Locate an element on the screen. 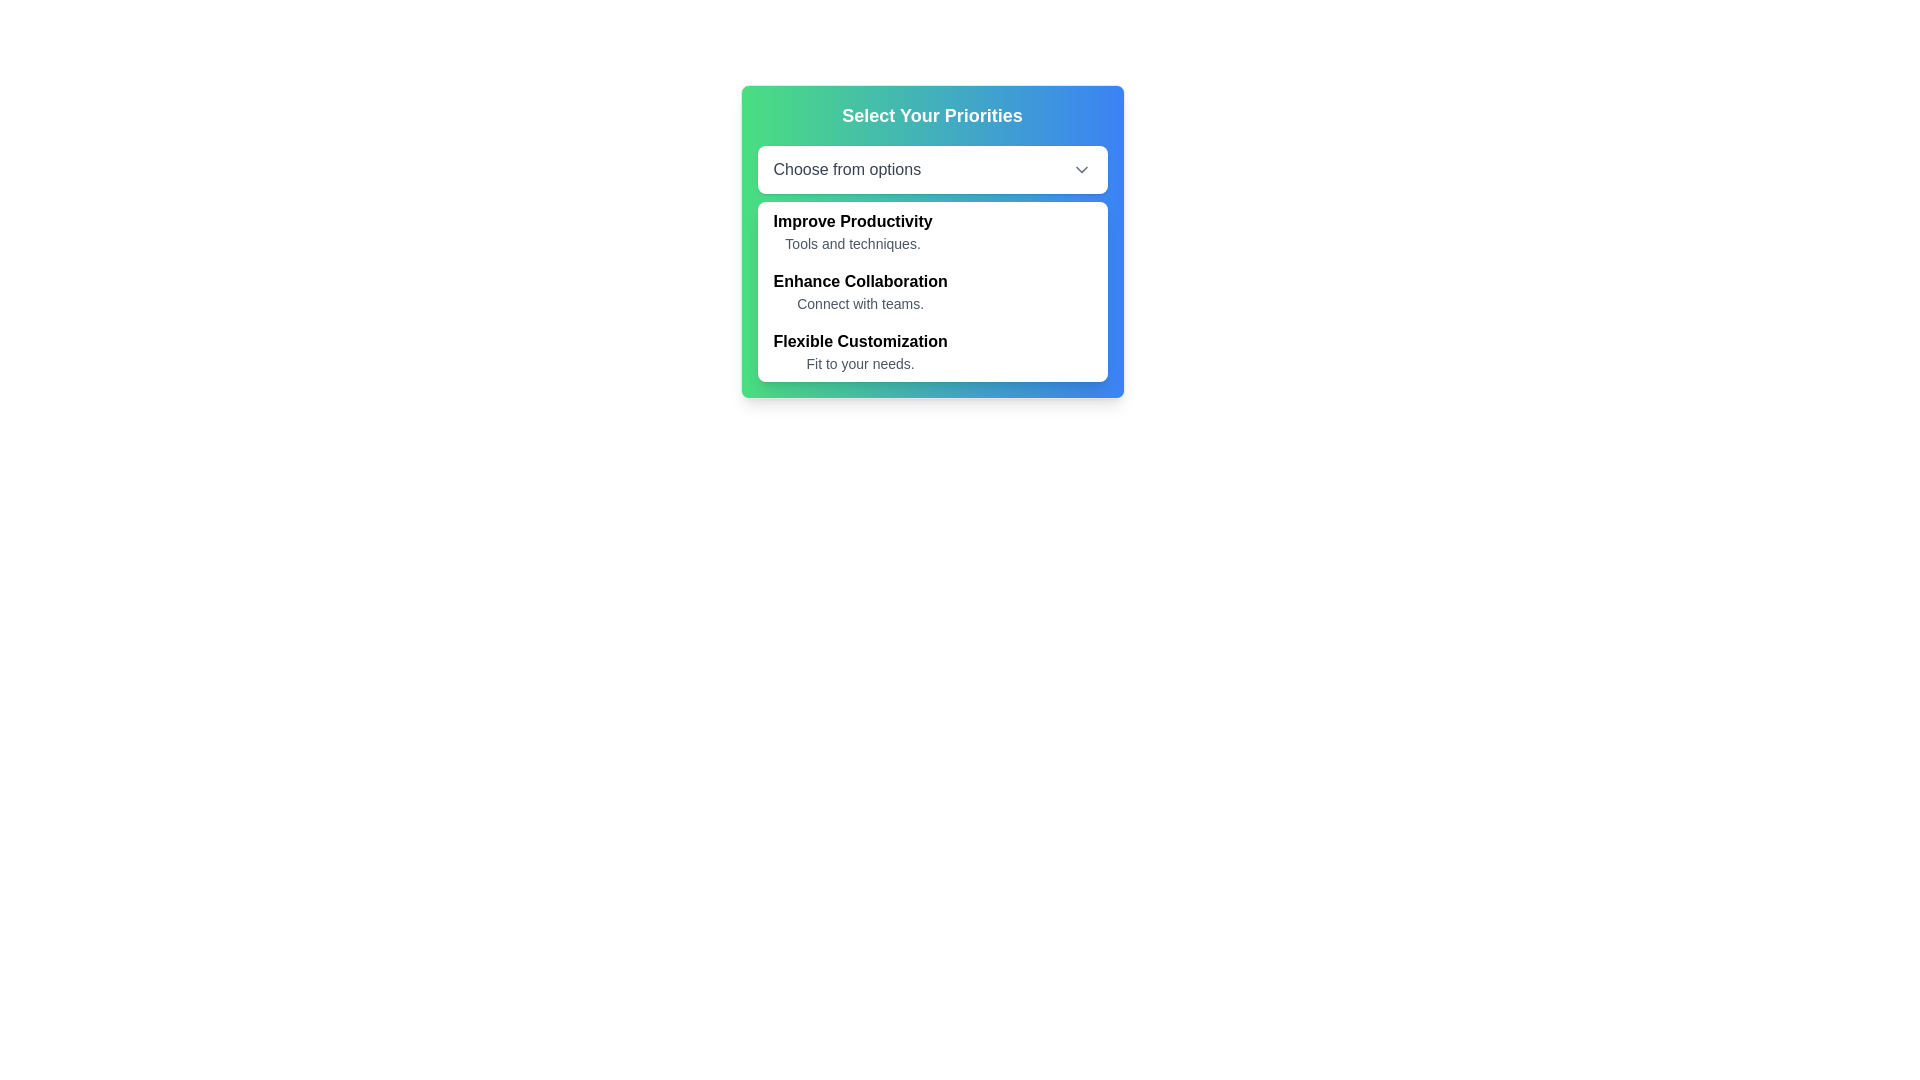  descriptive text label located below the 'Improve Productivity' header in the dropdown menu is located at coordinates (853, 242).